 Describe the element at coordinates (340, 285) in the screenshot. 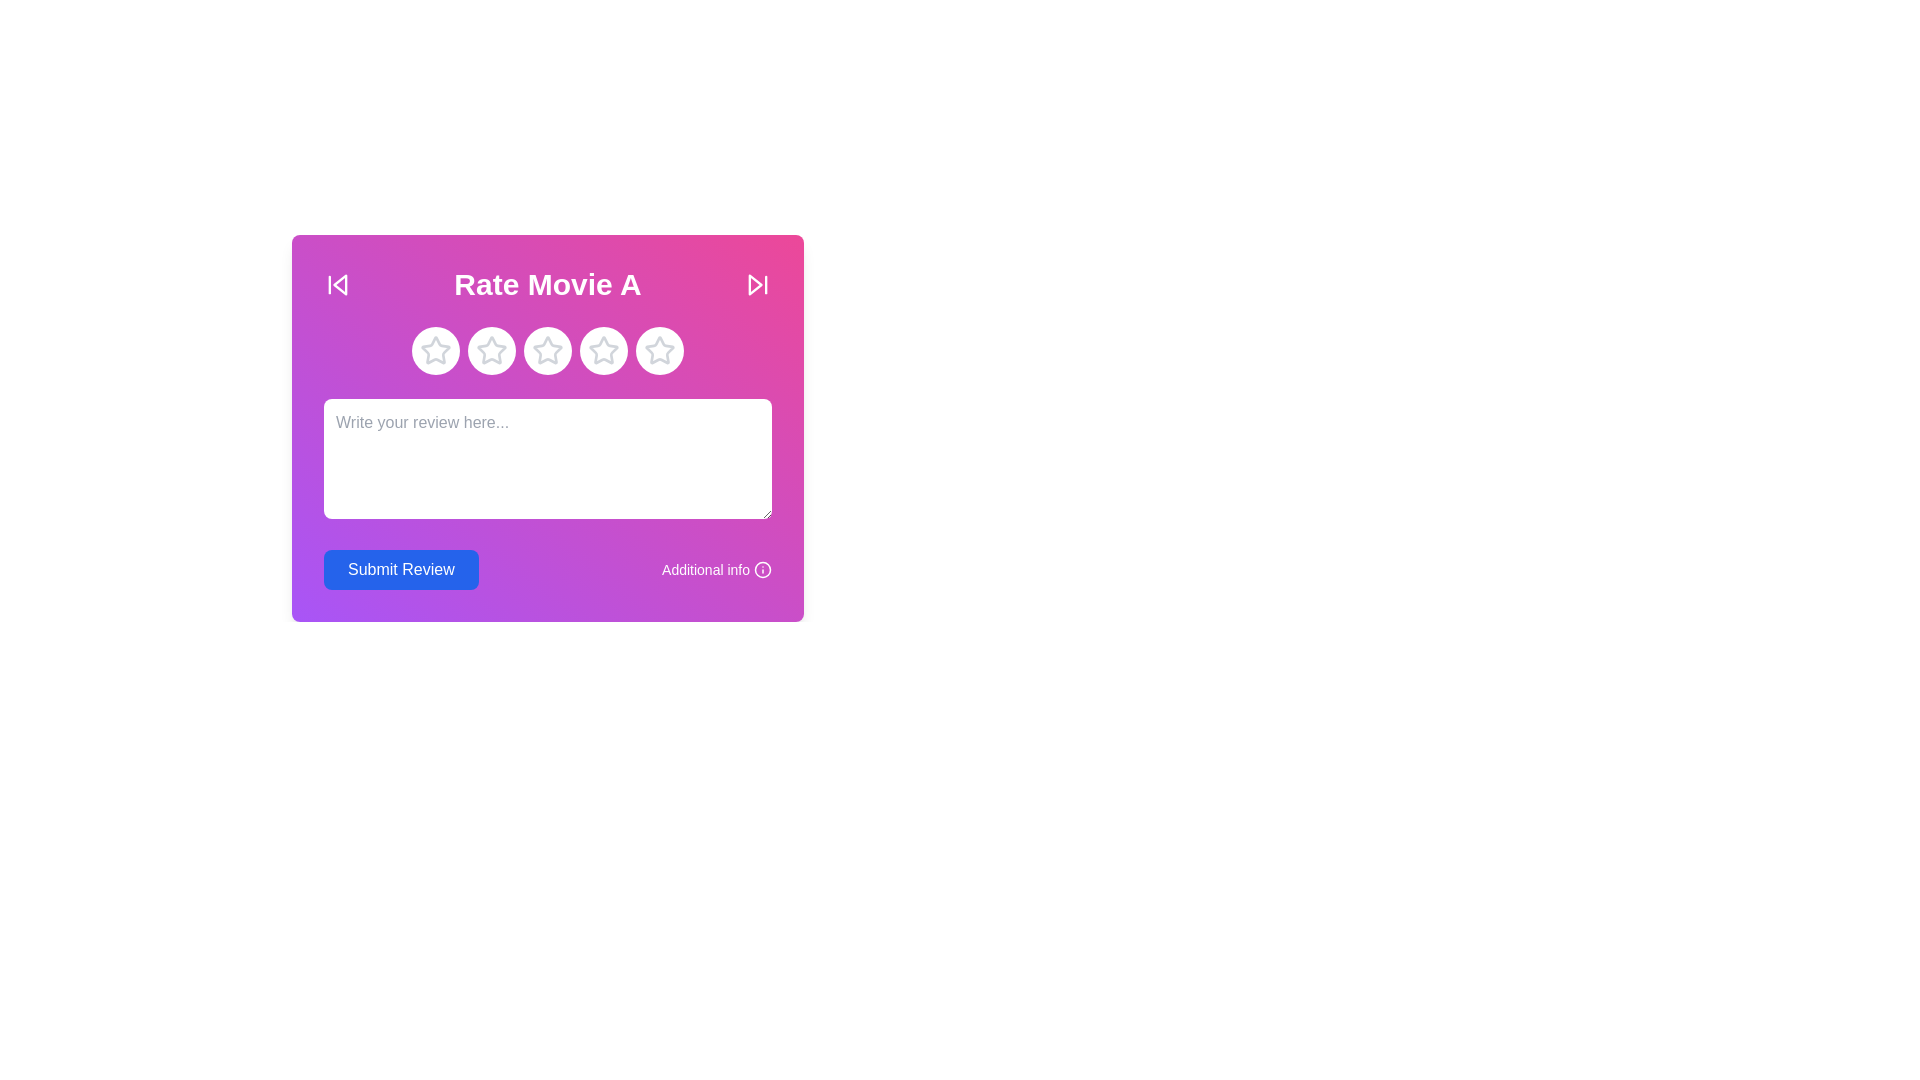

I see `the left-pointing triangular 'back' navigation icon located in the top-left corner of the modal titled 'Rate Movie A'` at that location.